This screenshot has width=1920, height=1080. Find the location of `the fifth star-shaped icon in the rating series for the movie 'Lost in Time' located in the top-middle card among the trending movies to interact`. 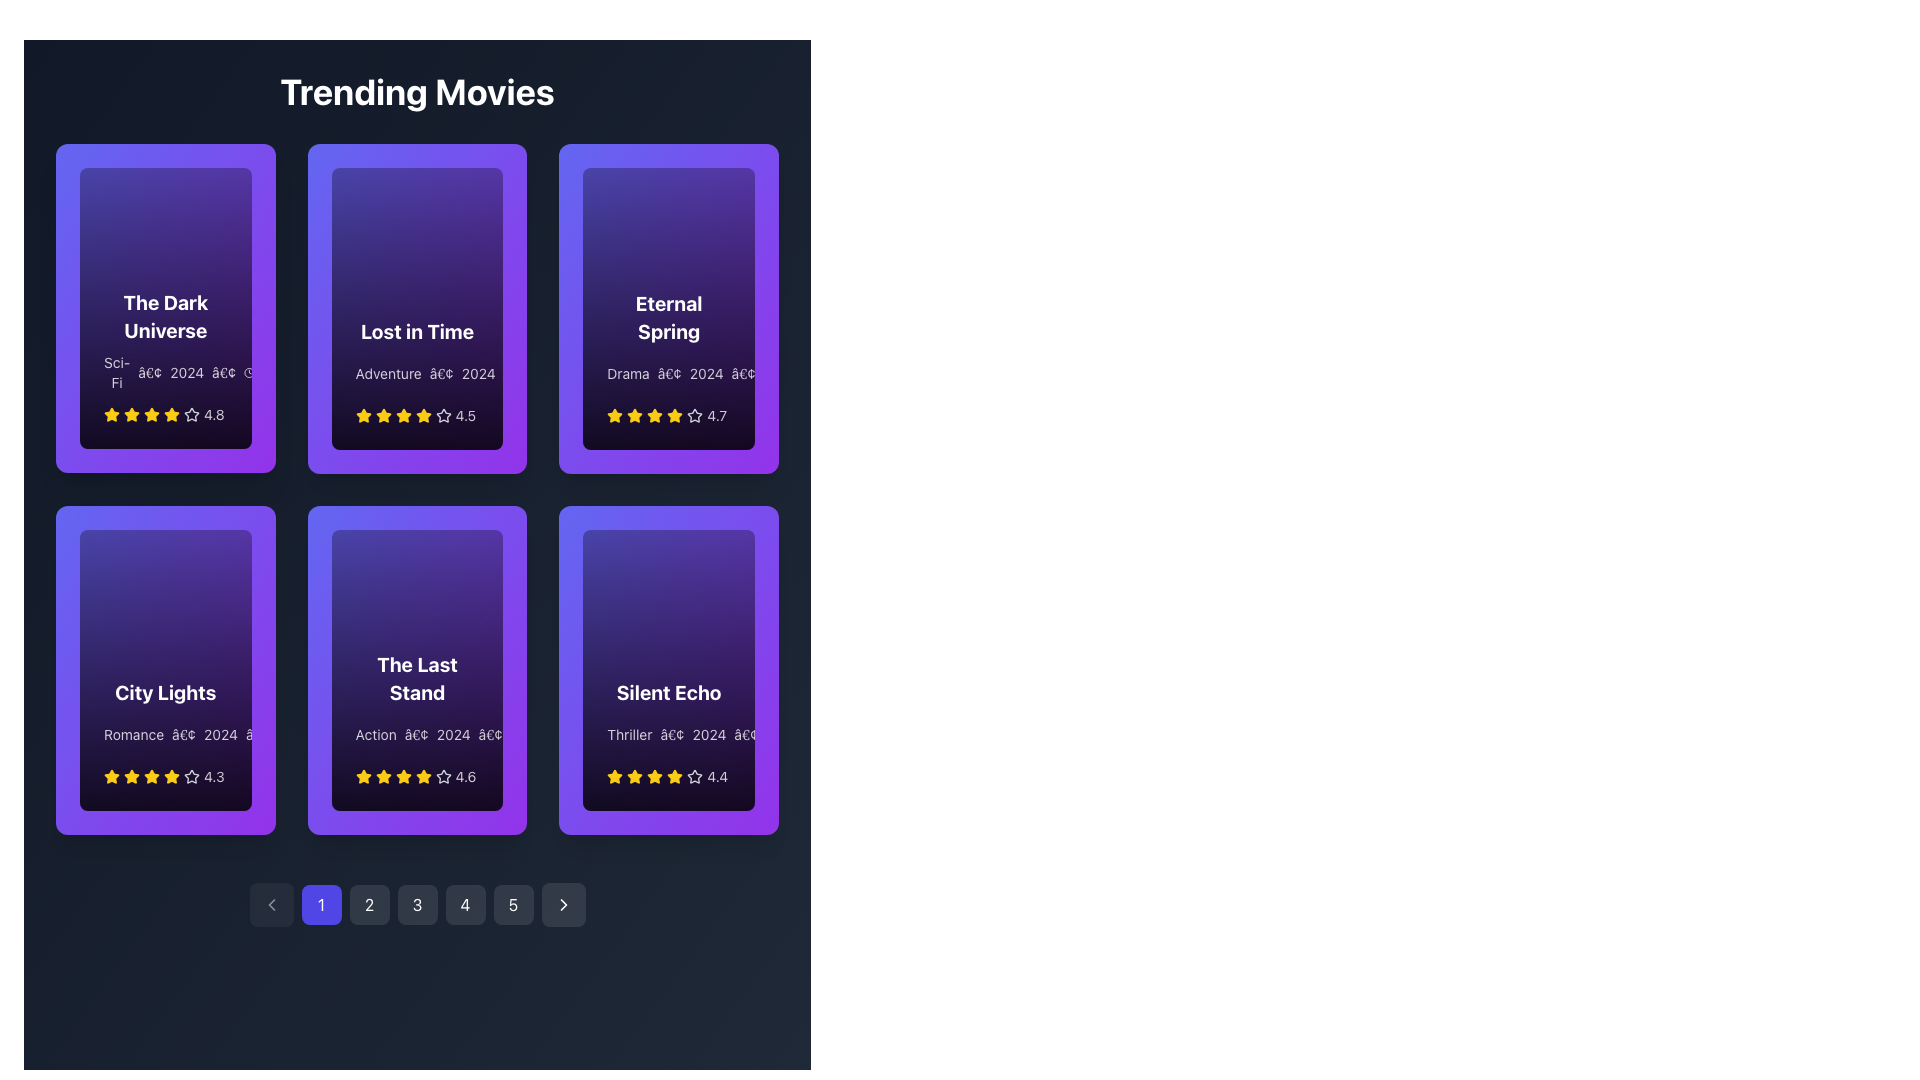

the fifth star-shaped icon in the rating series for the movie 'Lost in Time' located in the top-middle card among the trending movies to interact is located at coordinates (442, 414).